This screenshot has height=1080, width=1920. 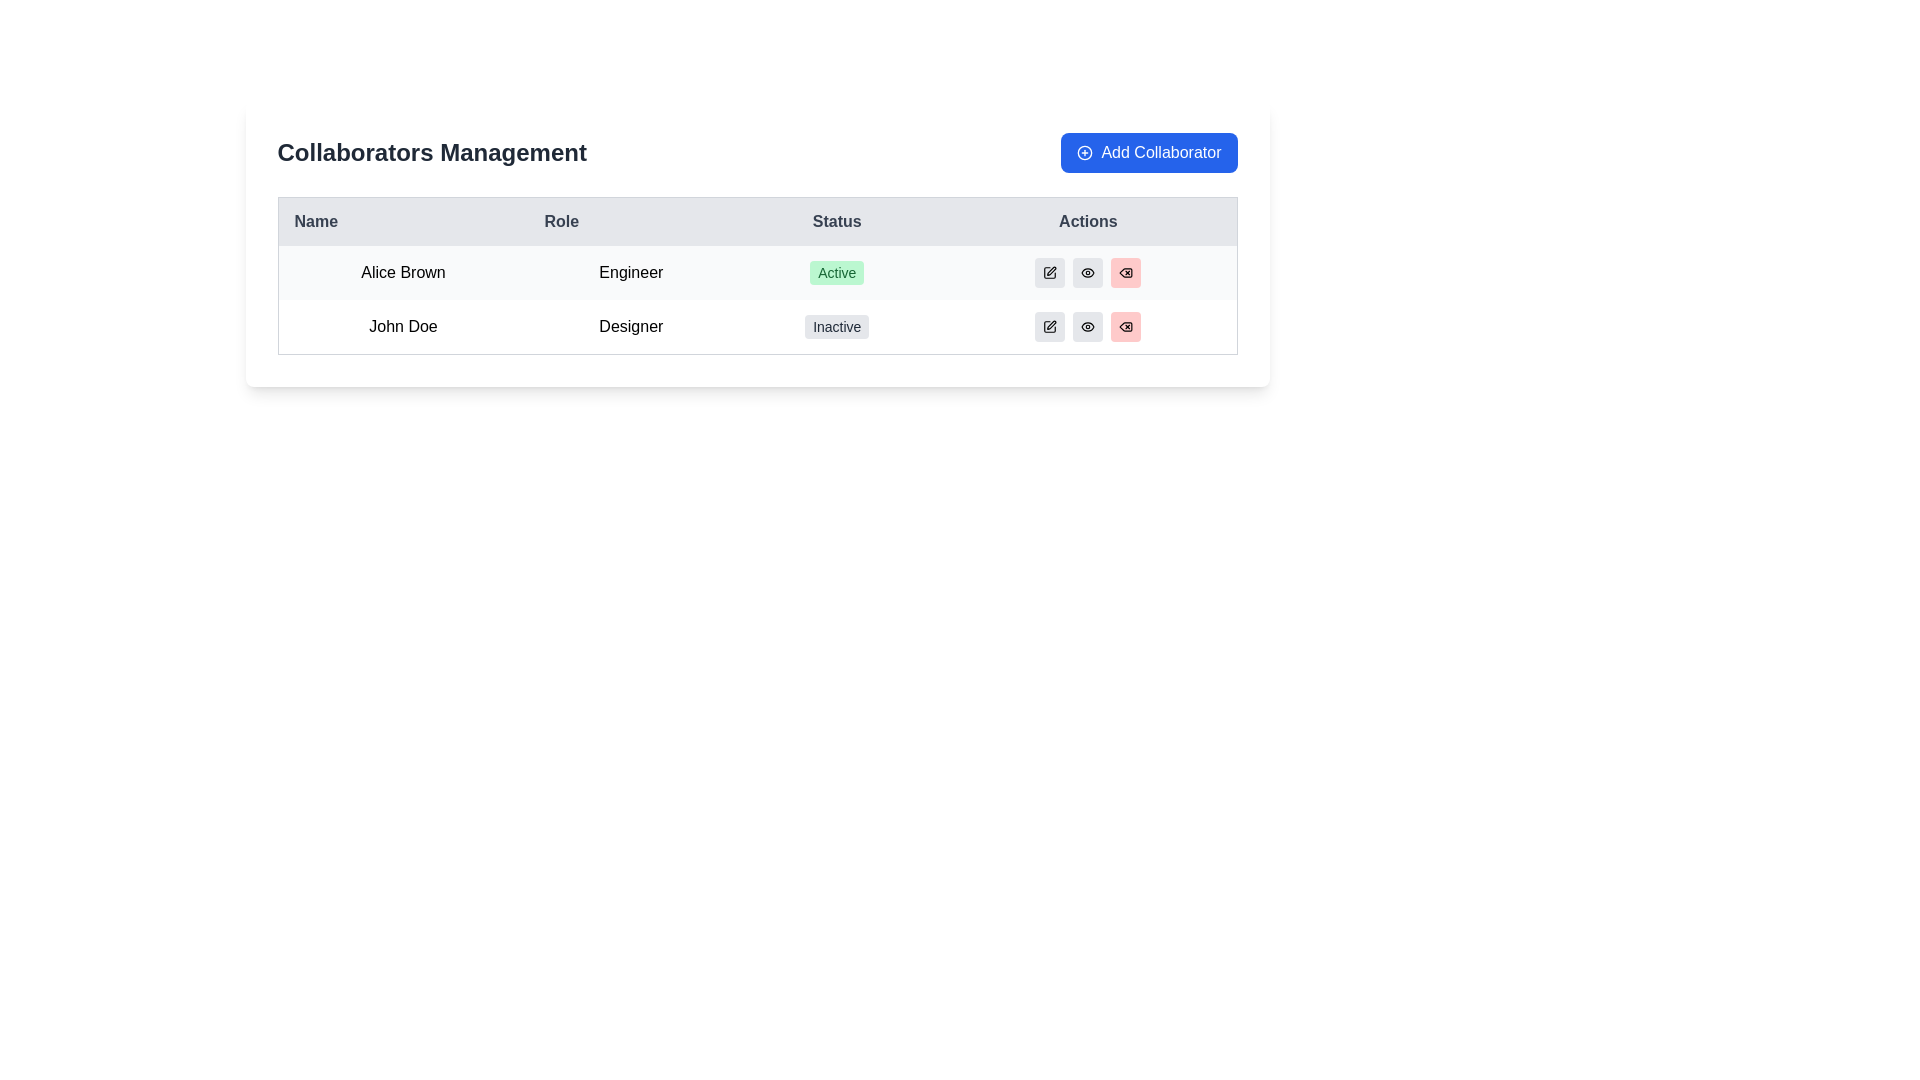 What do you see at coordinates (431, 152) in the screenshot?
I see `bold text label saying 'Collaborators Management' located at the top-left corner of the interface` at bounding box center [431, 152].